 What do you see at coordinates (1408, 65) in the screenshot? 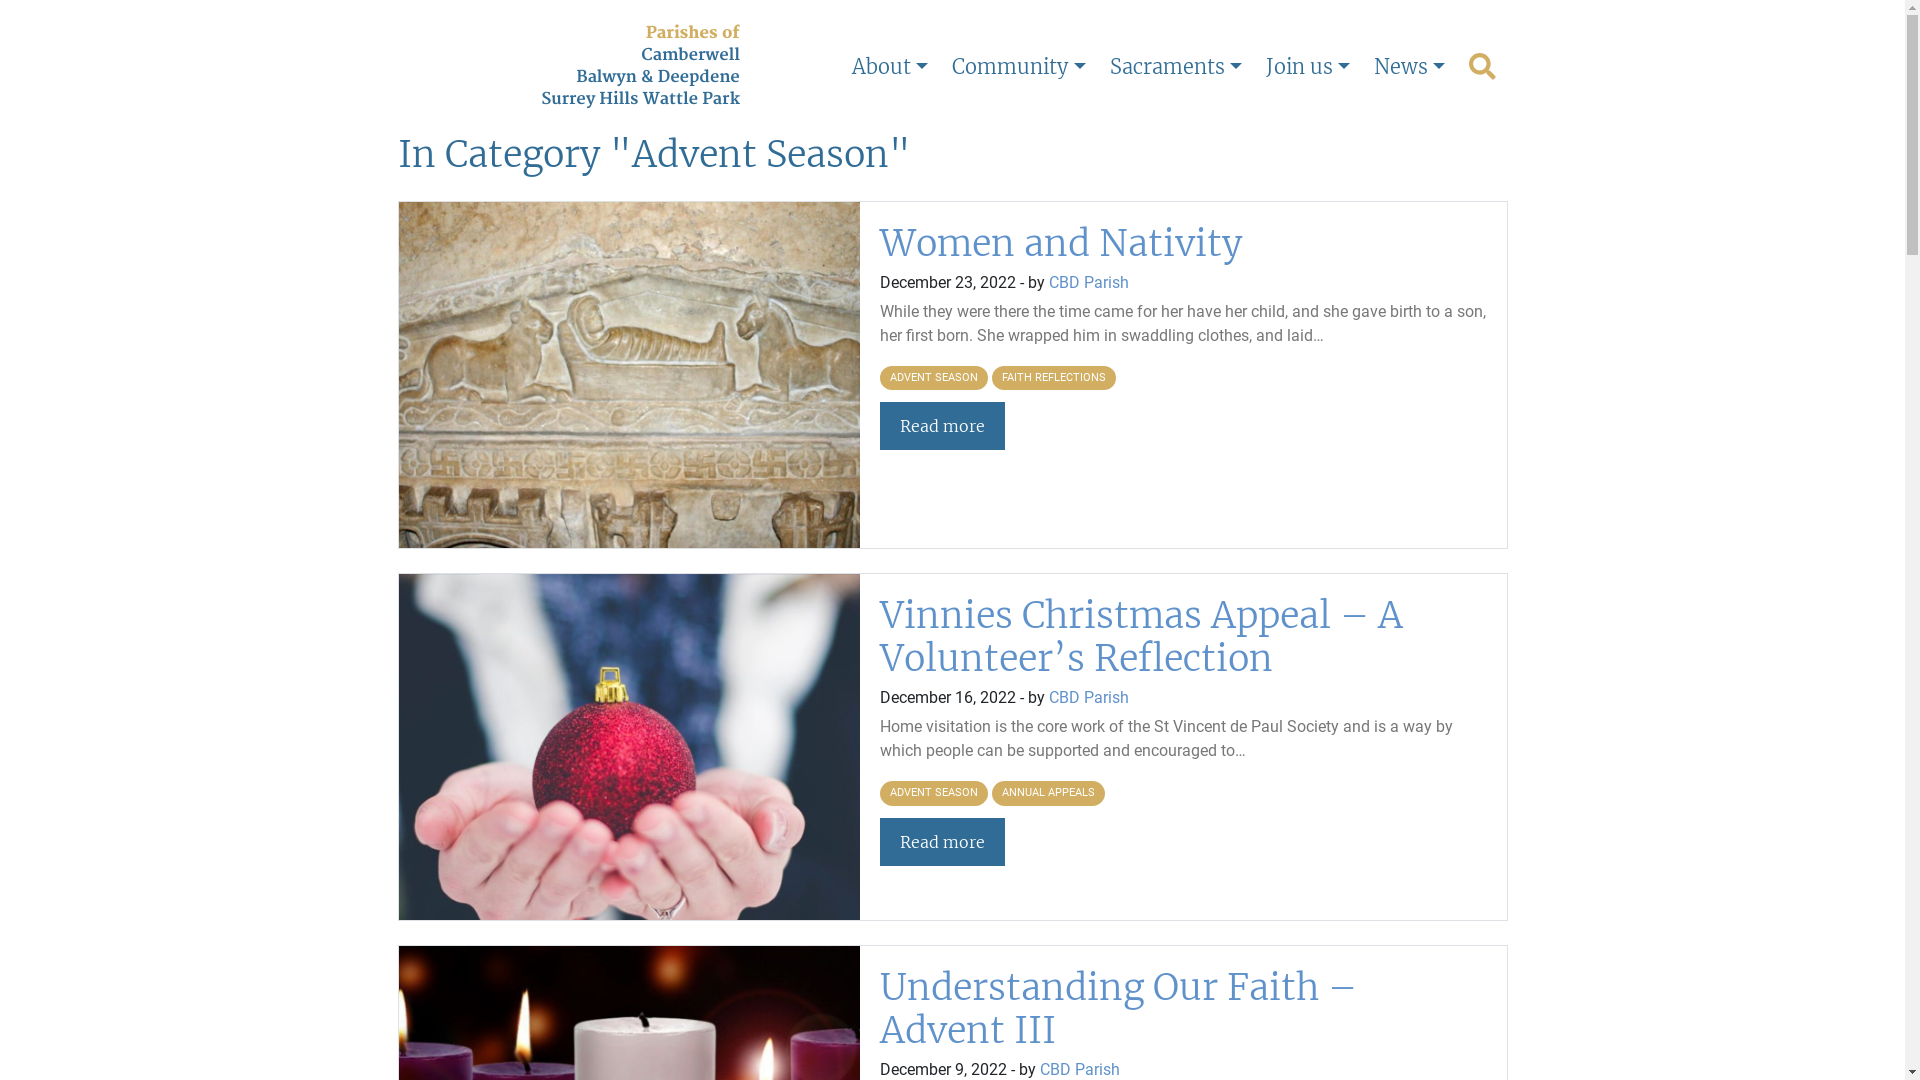
I see `'News'` at bounding box center [1408, 65].